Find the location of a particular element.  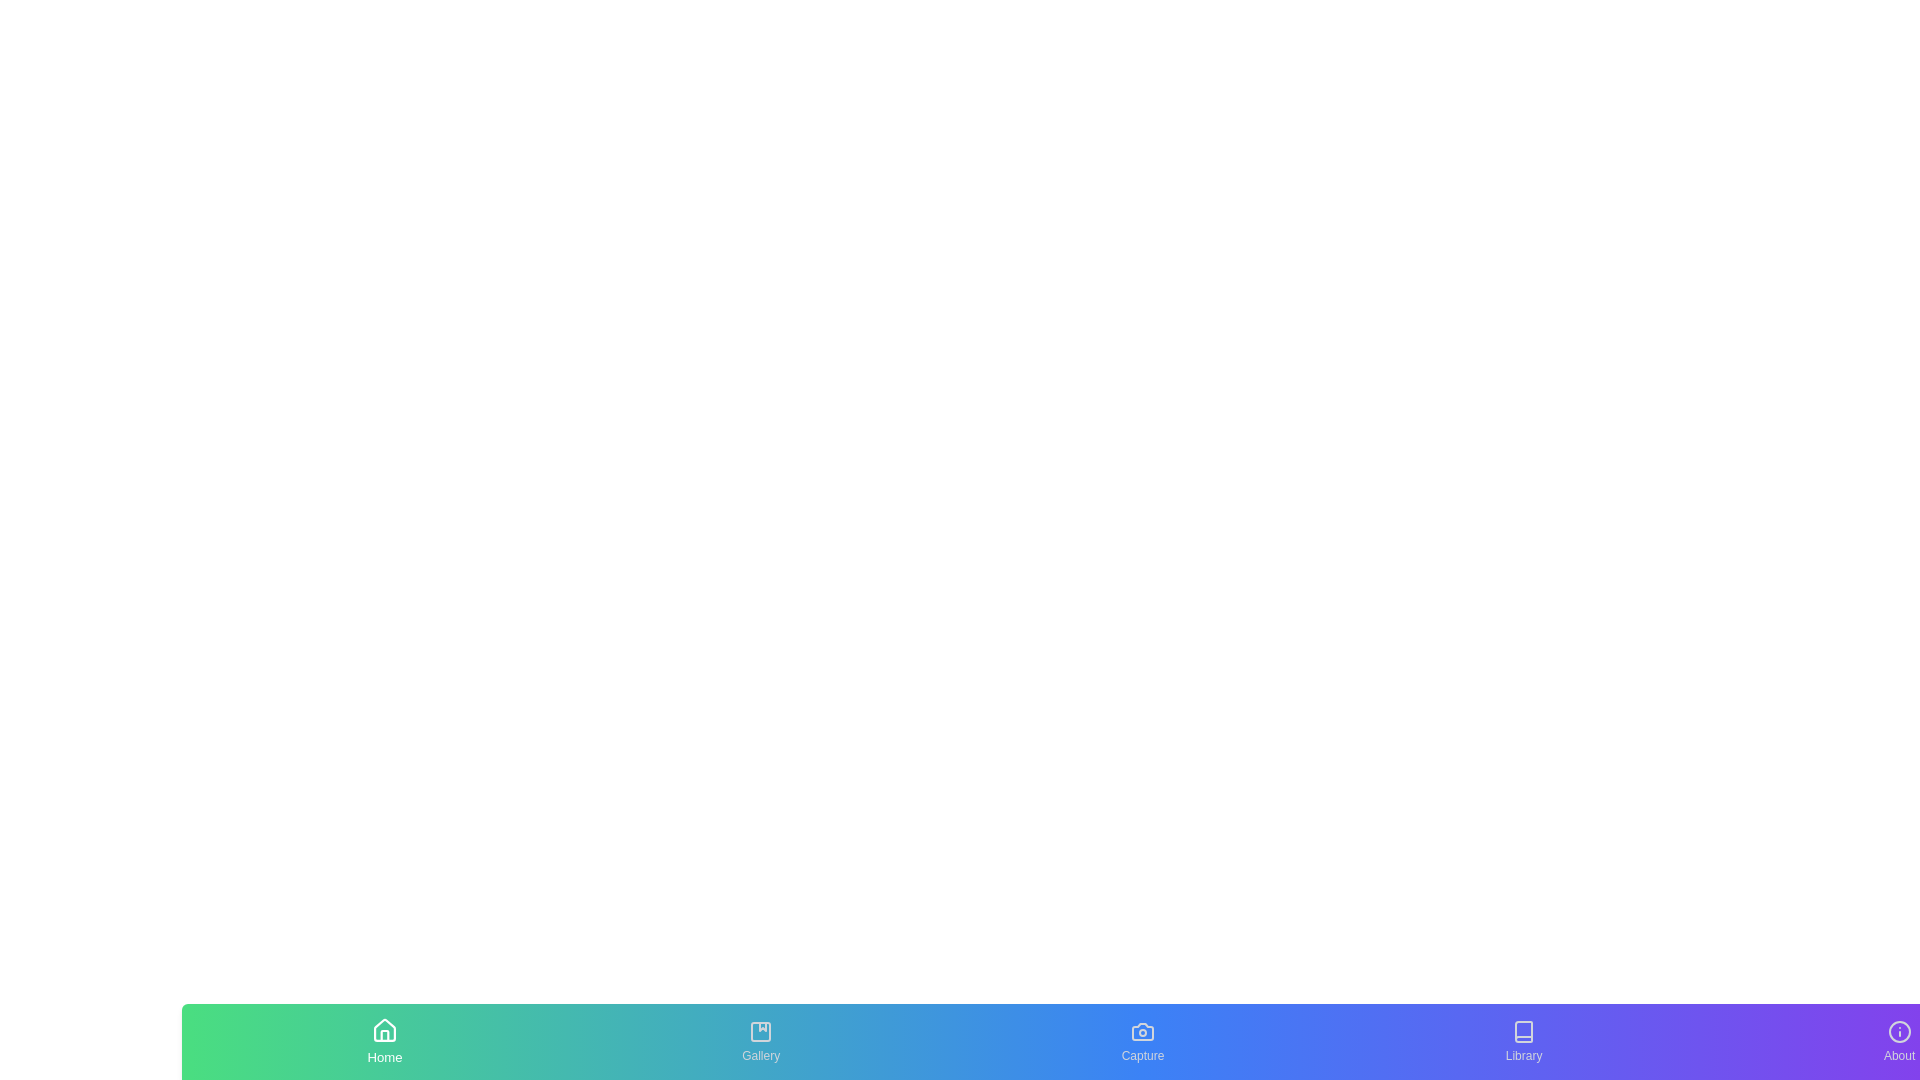

the tab labeled Gallery to inspect its text is located at coordinates (760, 1040).